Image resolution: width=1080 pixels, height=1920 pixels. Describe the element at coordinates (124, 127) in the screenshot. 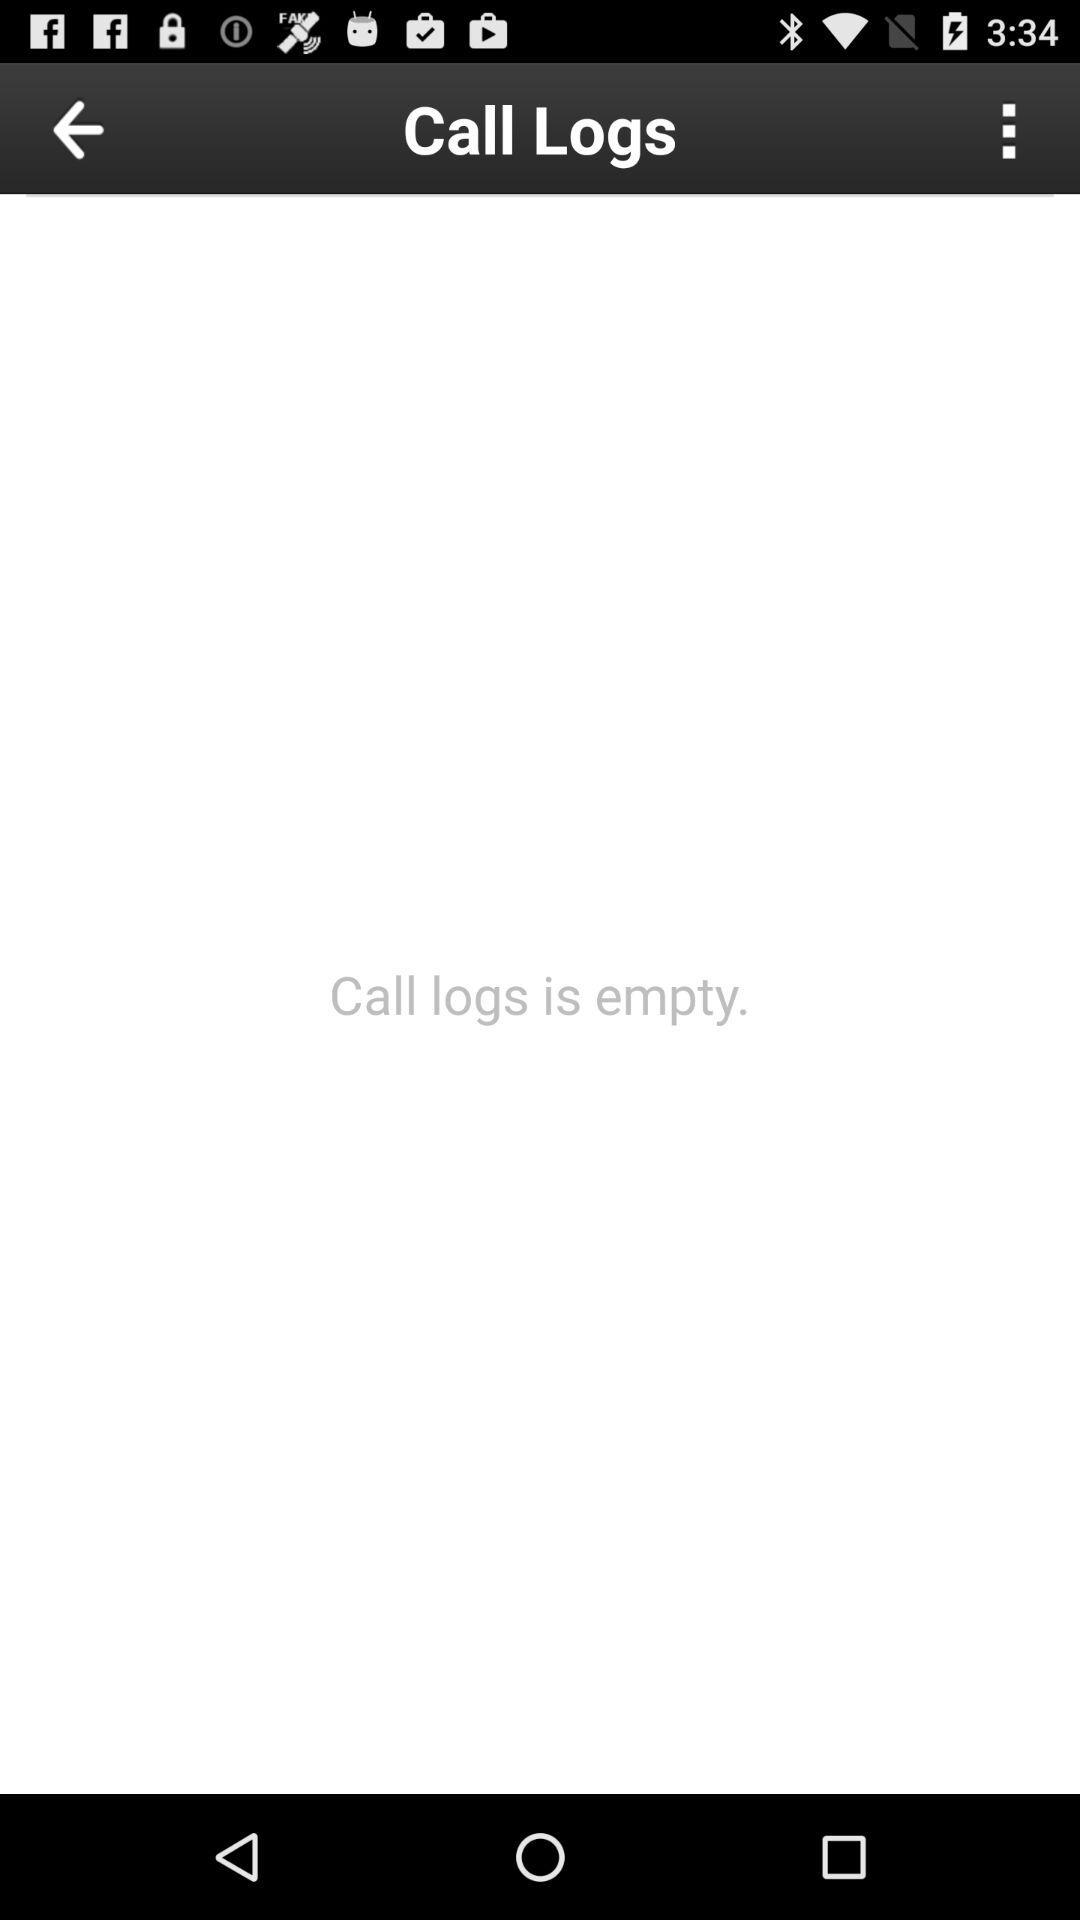

I see `go back` at that location.